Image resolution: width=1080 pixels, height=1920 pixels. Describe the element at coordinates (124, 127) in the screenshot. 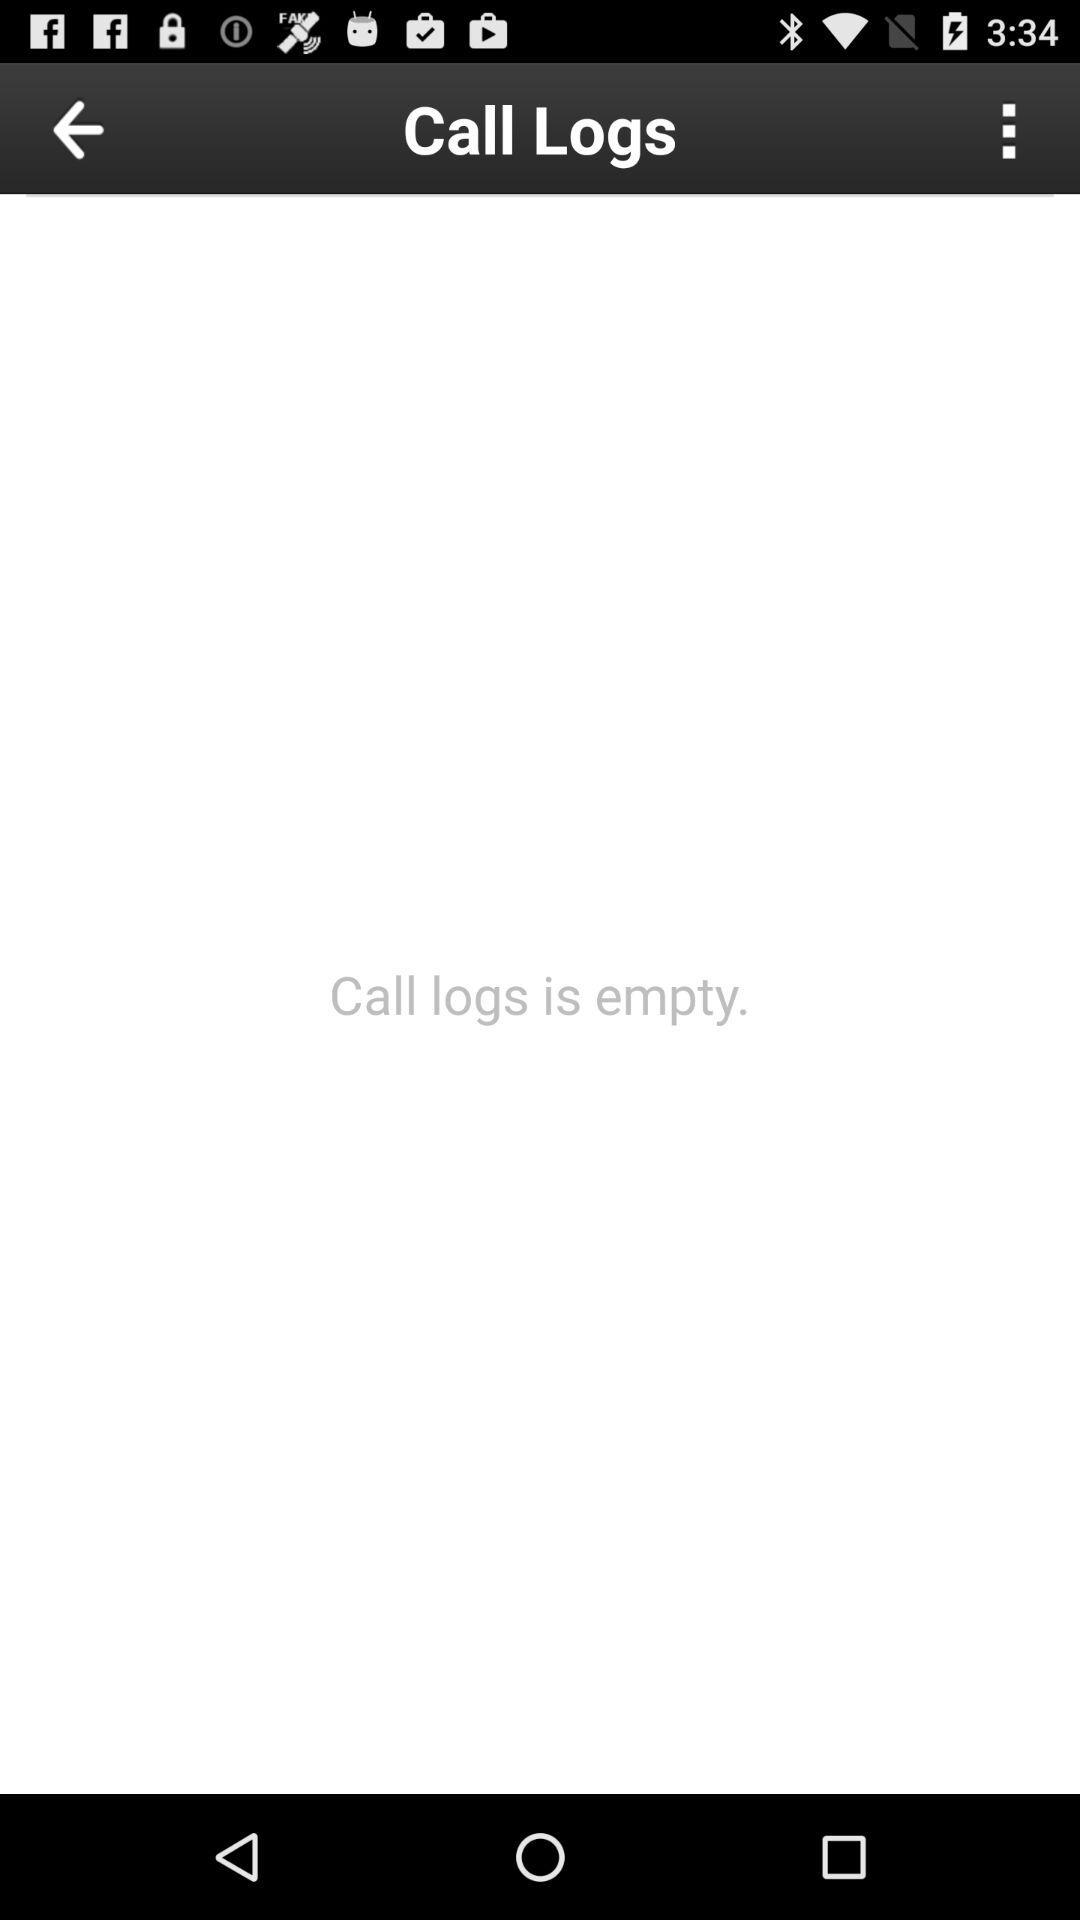

I see `go back` at that location.